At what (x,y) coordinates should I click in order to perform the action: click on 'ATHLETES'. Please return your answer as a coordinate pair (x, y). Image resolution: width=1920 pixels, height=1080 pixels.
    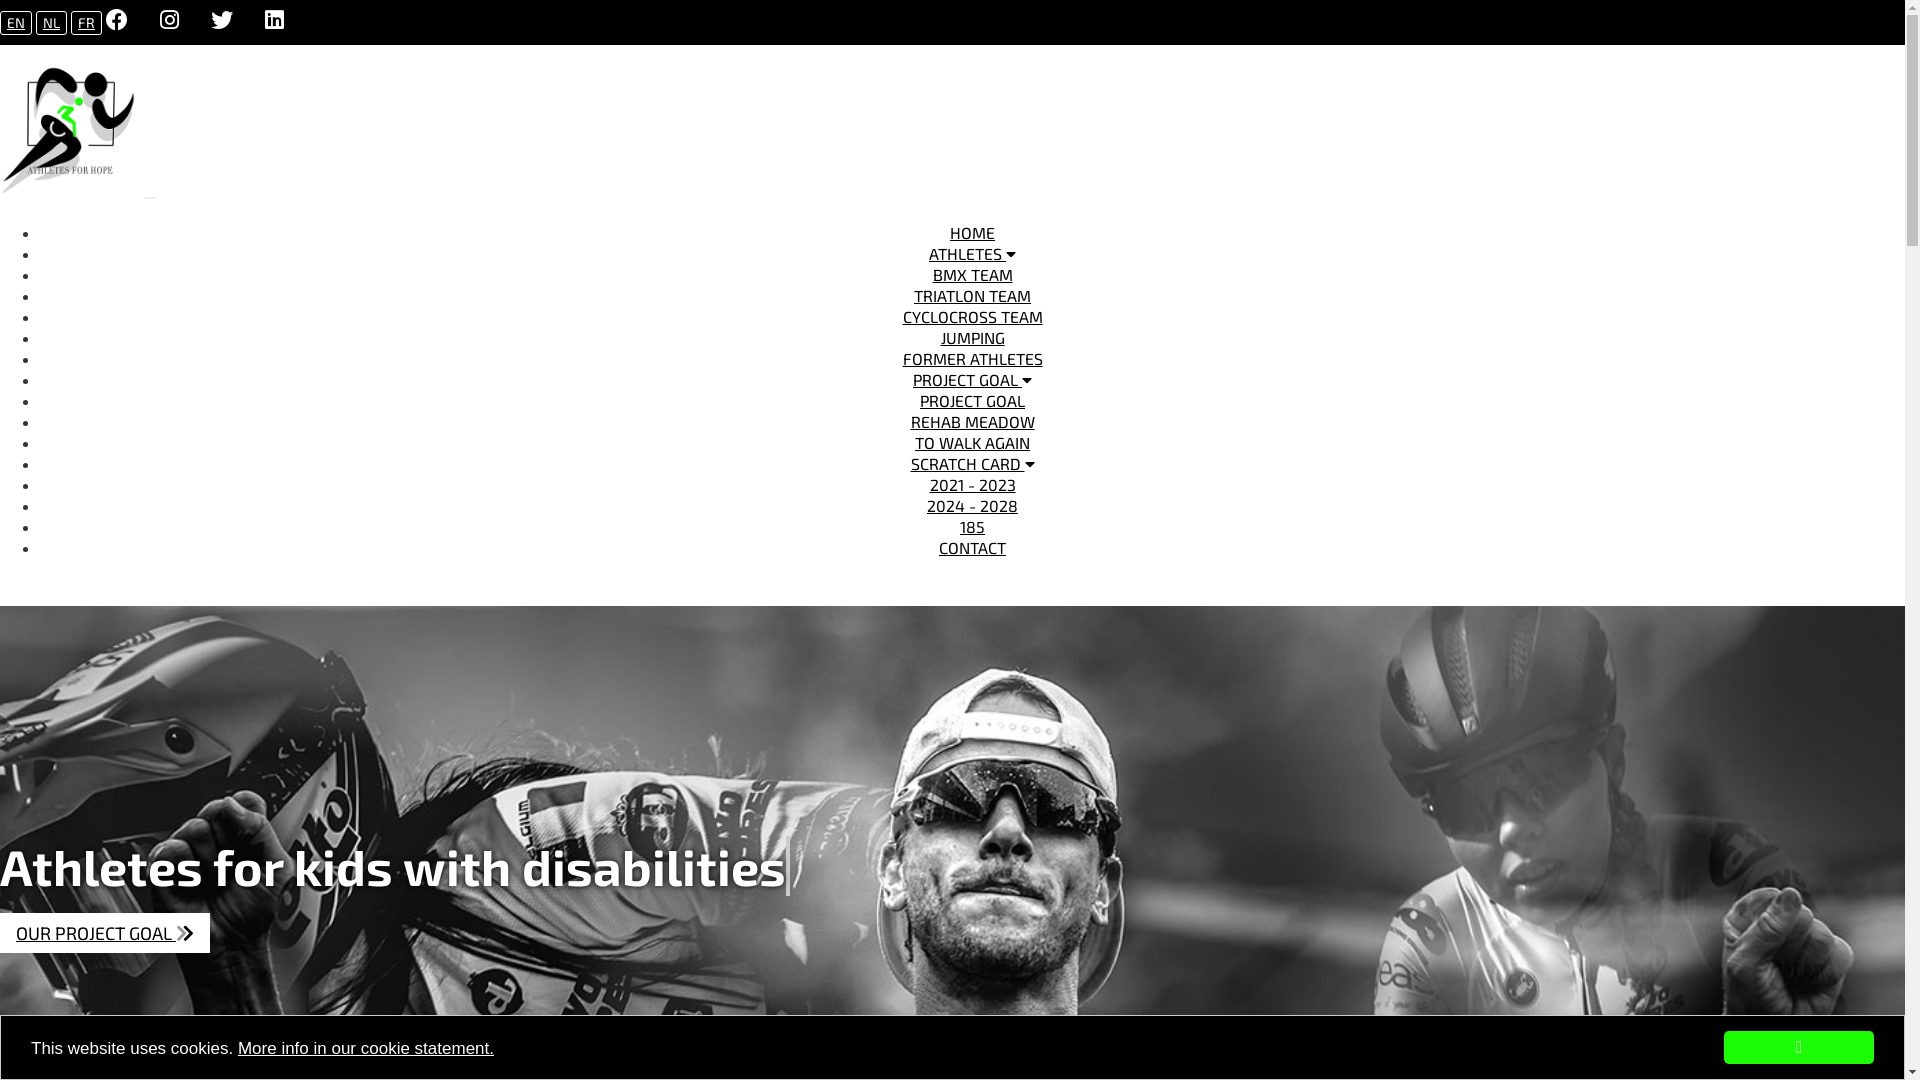
    Looking at the image, I should click on (972, 252).